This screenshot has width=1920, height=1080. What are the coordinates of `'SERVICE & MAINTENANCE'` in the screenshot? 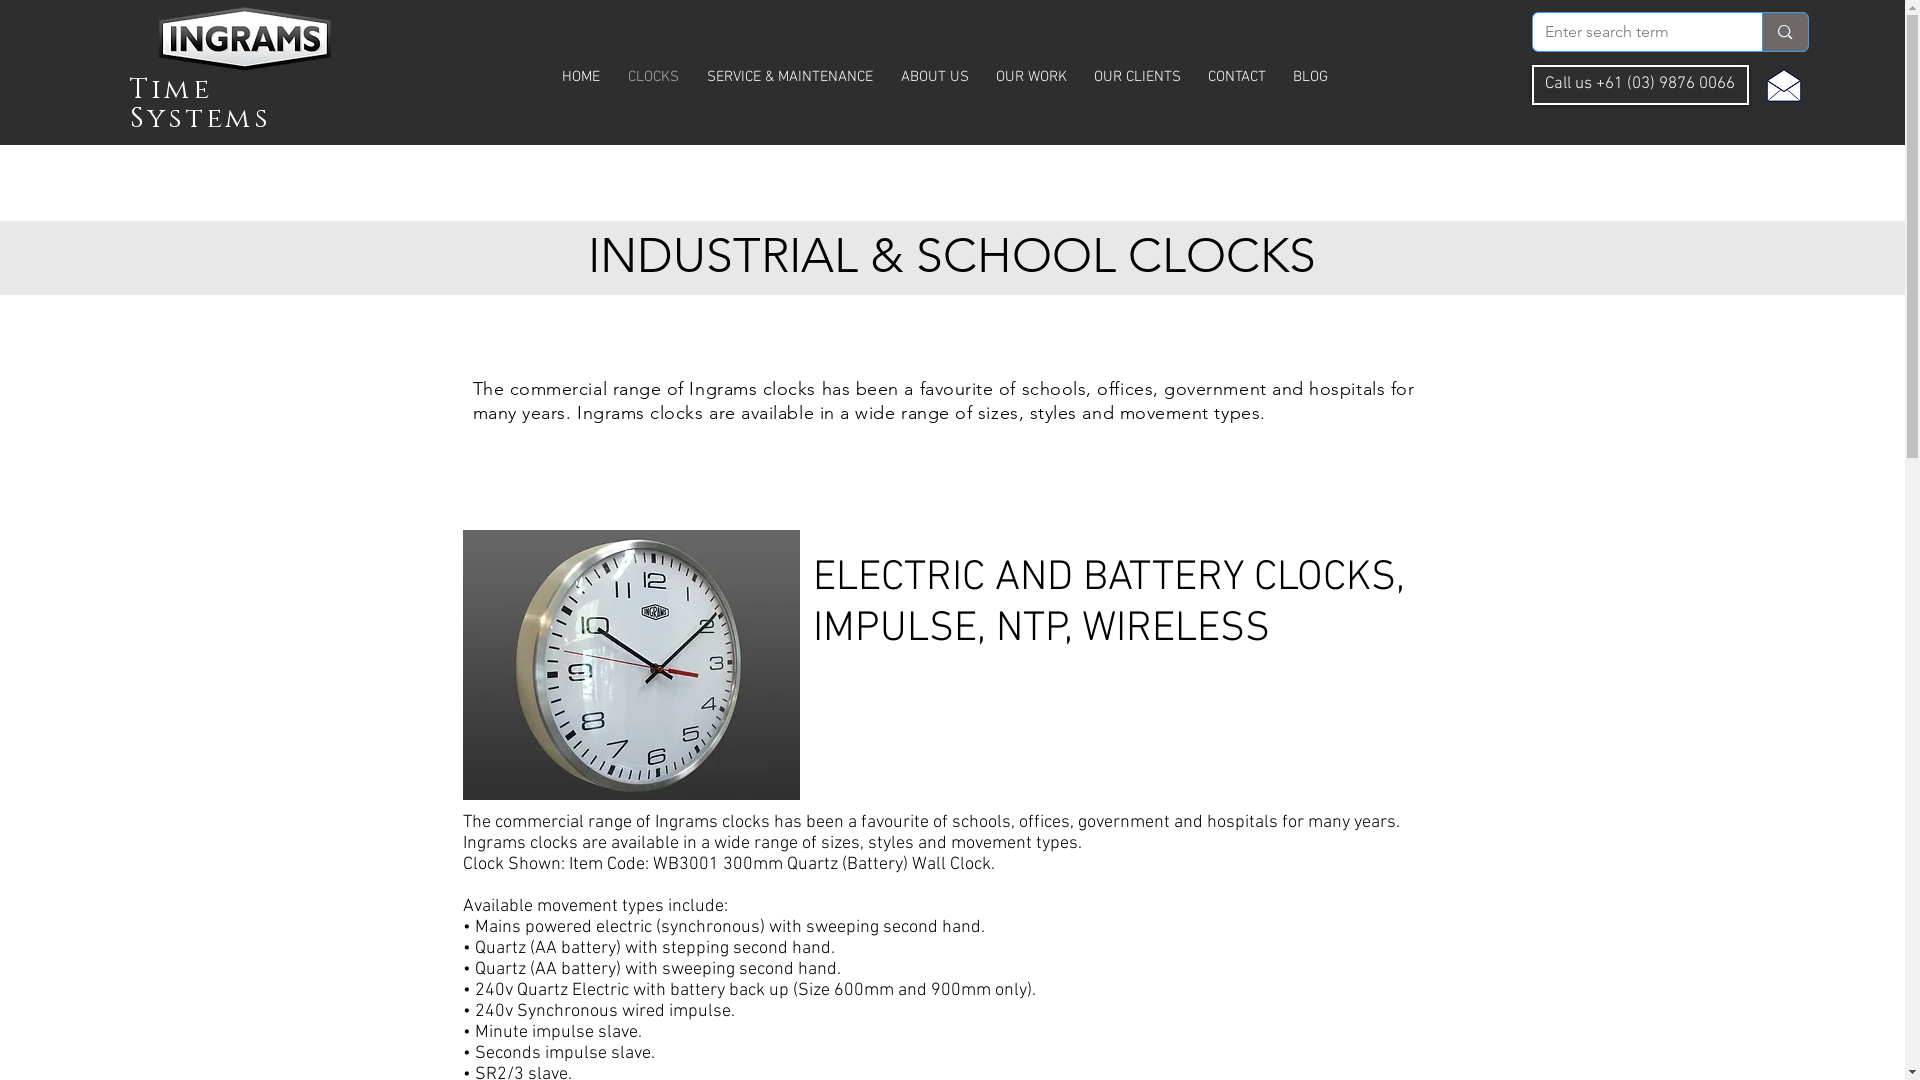 It's located at (787, 76).